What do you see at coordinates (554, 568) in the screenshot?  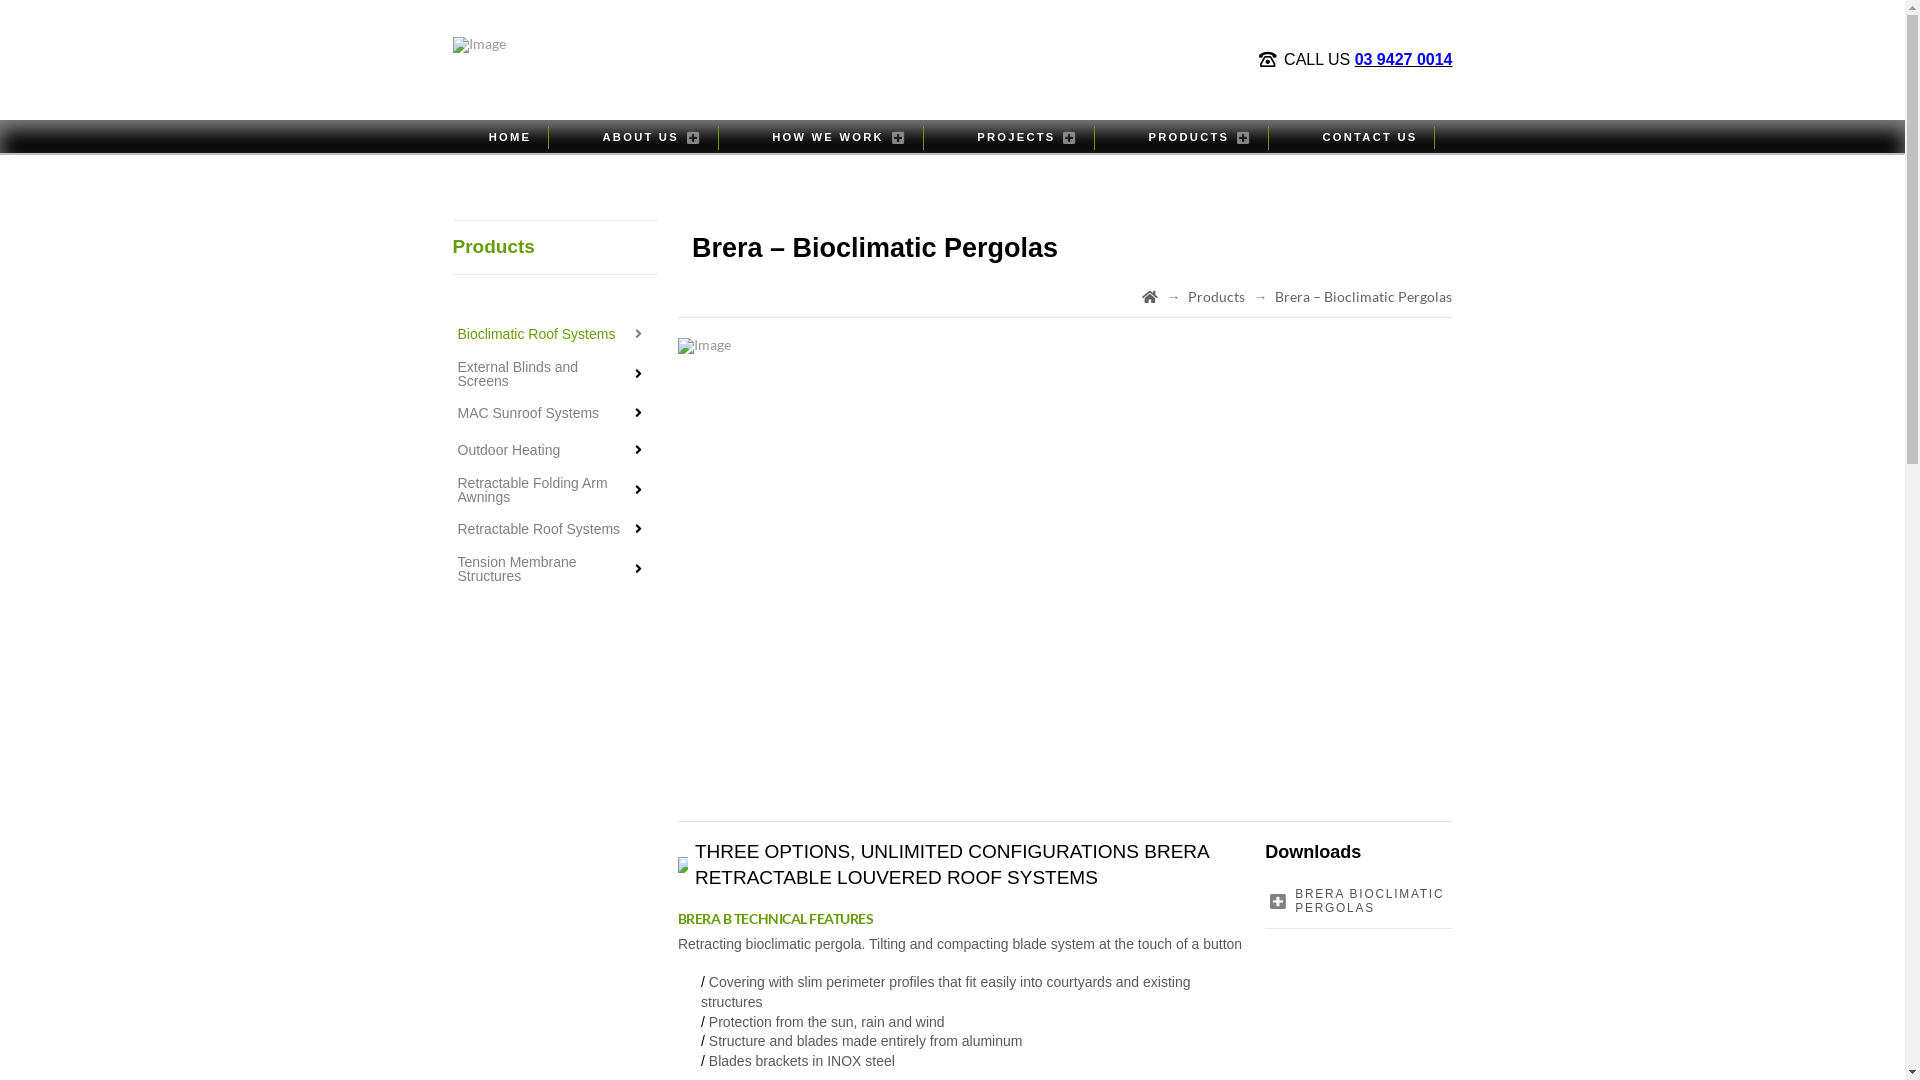 I see `'Tension Membrane Structures'` at bounding box center [554, 568].